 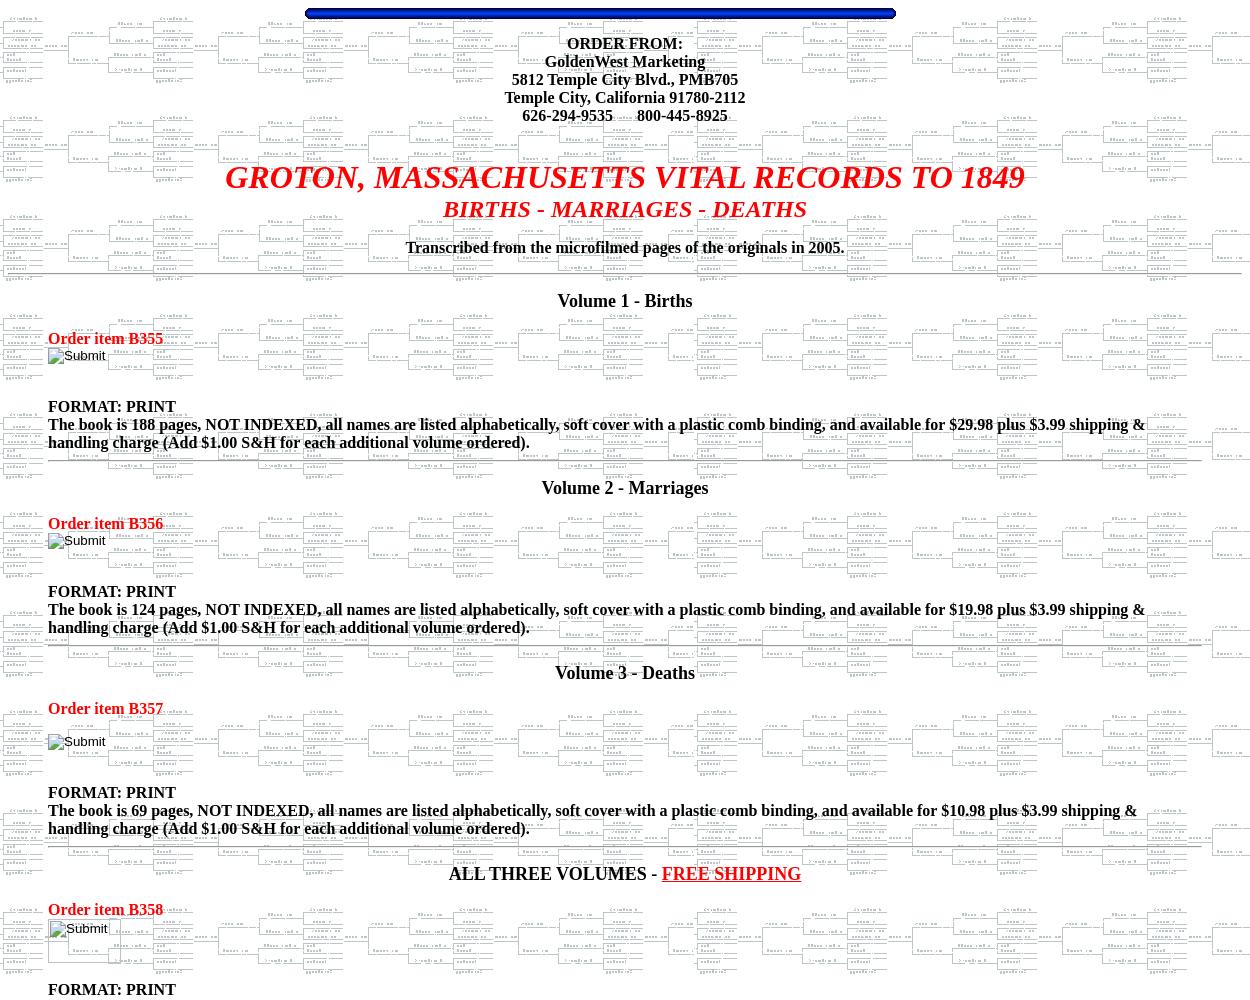 What do you see at coordinates (104, 337) in the screenshot?
I see `'Order item B355'` at bounding box center [104, 337].